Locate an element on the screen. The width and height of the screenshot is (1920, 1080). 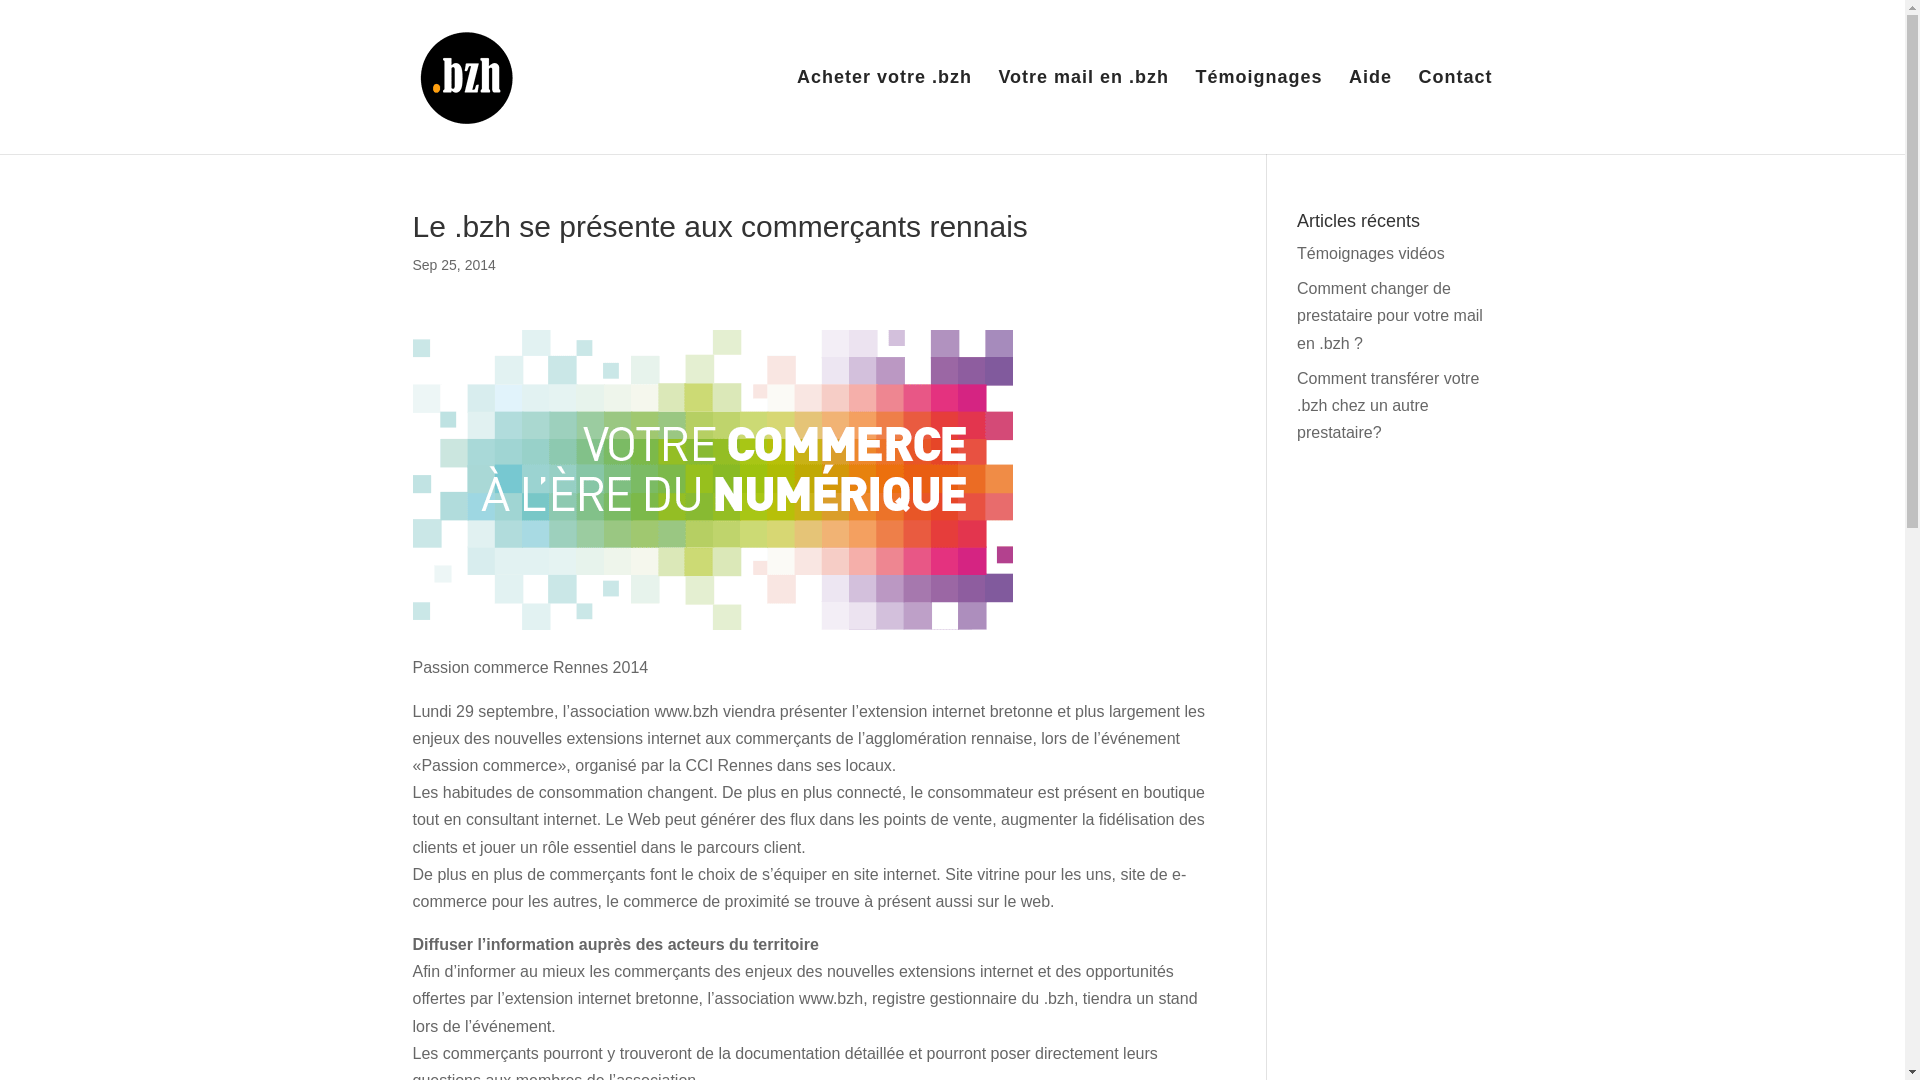
'Aide' is located at coordinates (1369, 111).